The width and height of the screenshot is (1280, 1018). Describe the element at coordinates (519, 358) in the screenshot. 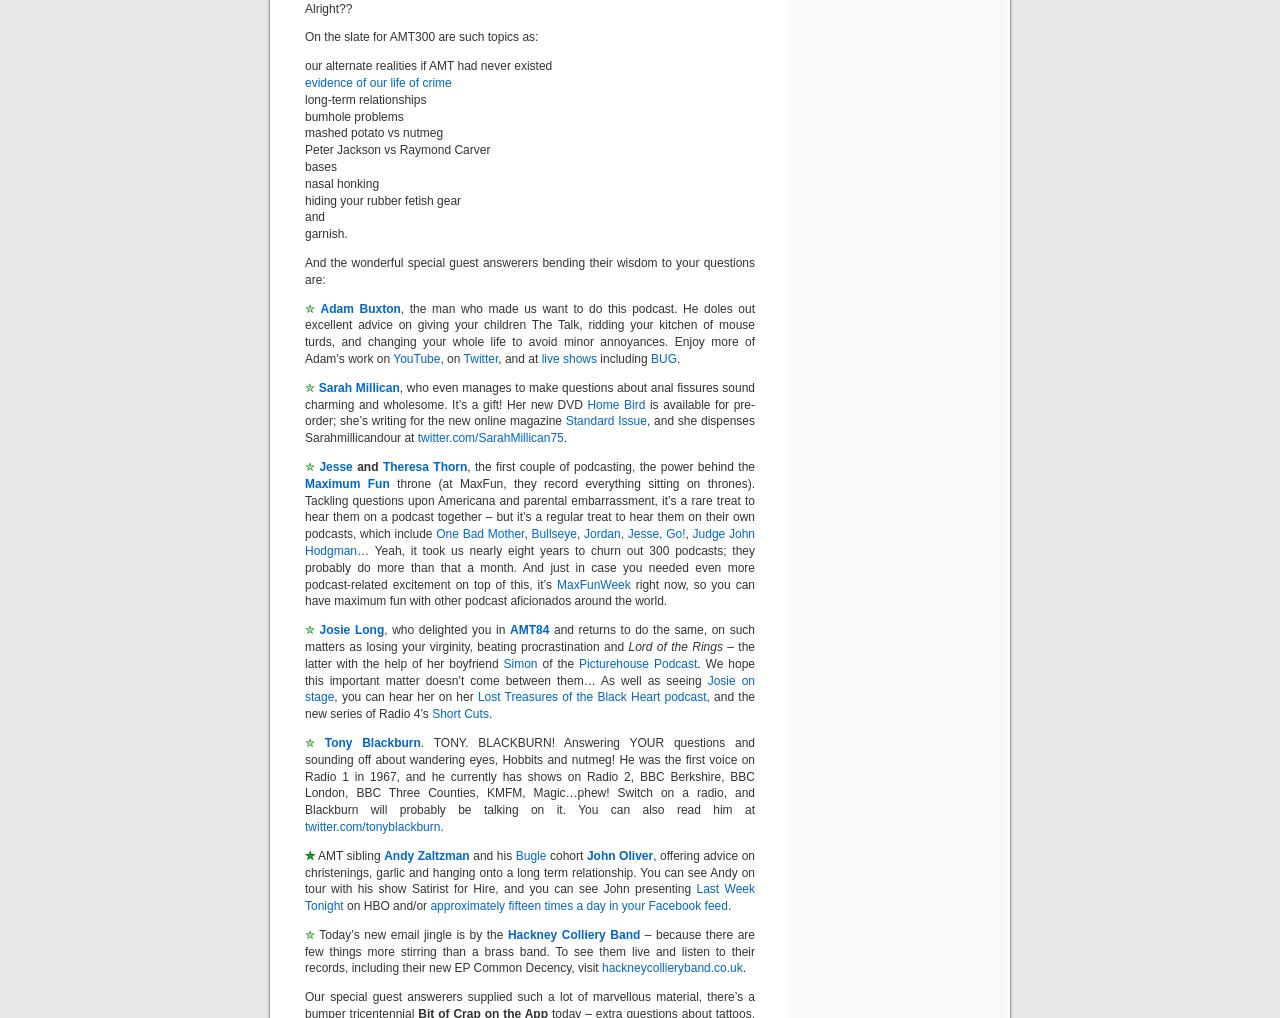

I see `', and at'` at that location.